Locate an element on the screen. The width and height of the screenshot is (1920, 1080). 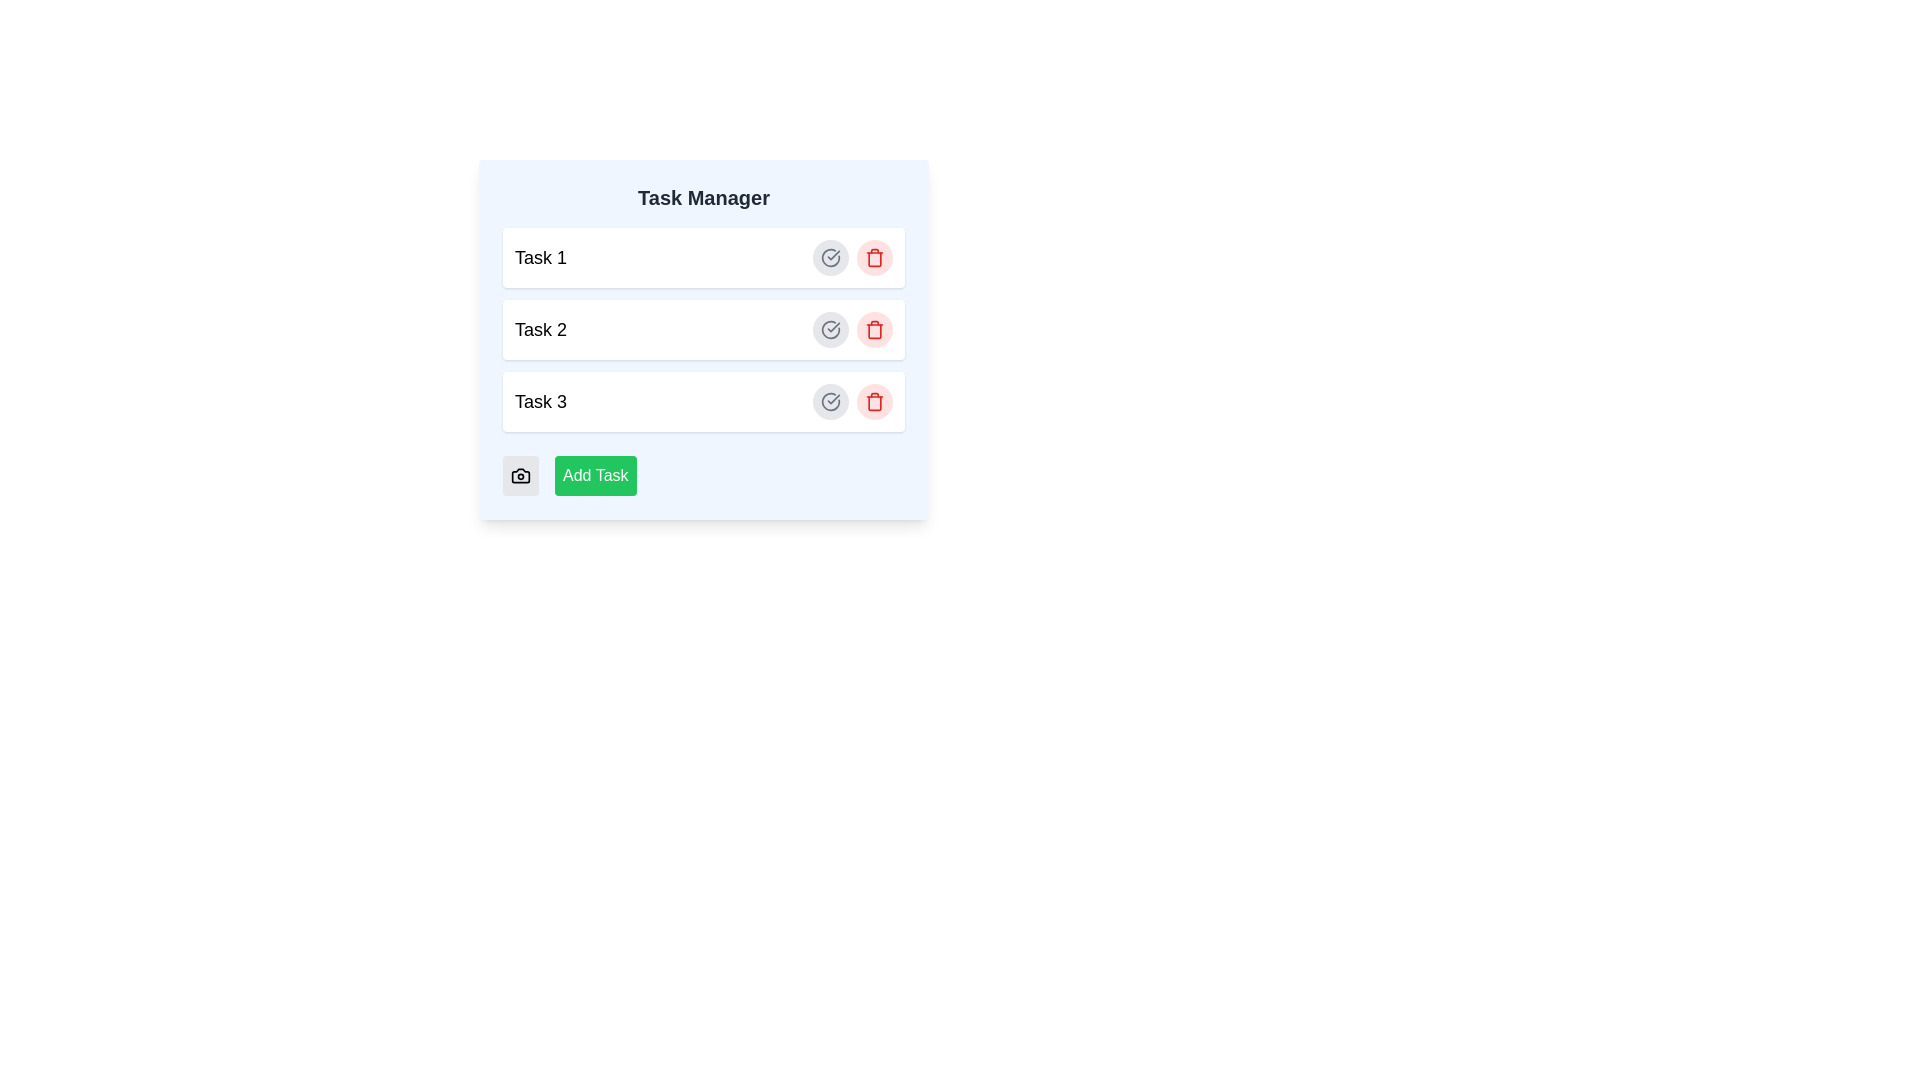
the trash can icon, which is red and located at the far right of the row for 'Task 1' in the task management list, to provide visual feedback is located at coordinates (874, 257).